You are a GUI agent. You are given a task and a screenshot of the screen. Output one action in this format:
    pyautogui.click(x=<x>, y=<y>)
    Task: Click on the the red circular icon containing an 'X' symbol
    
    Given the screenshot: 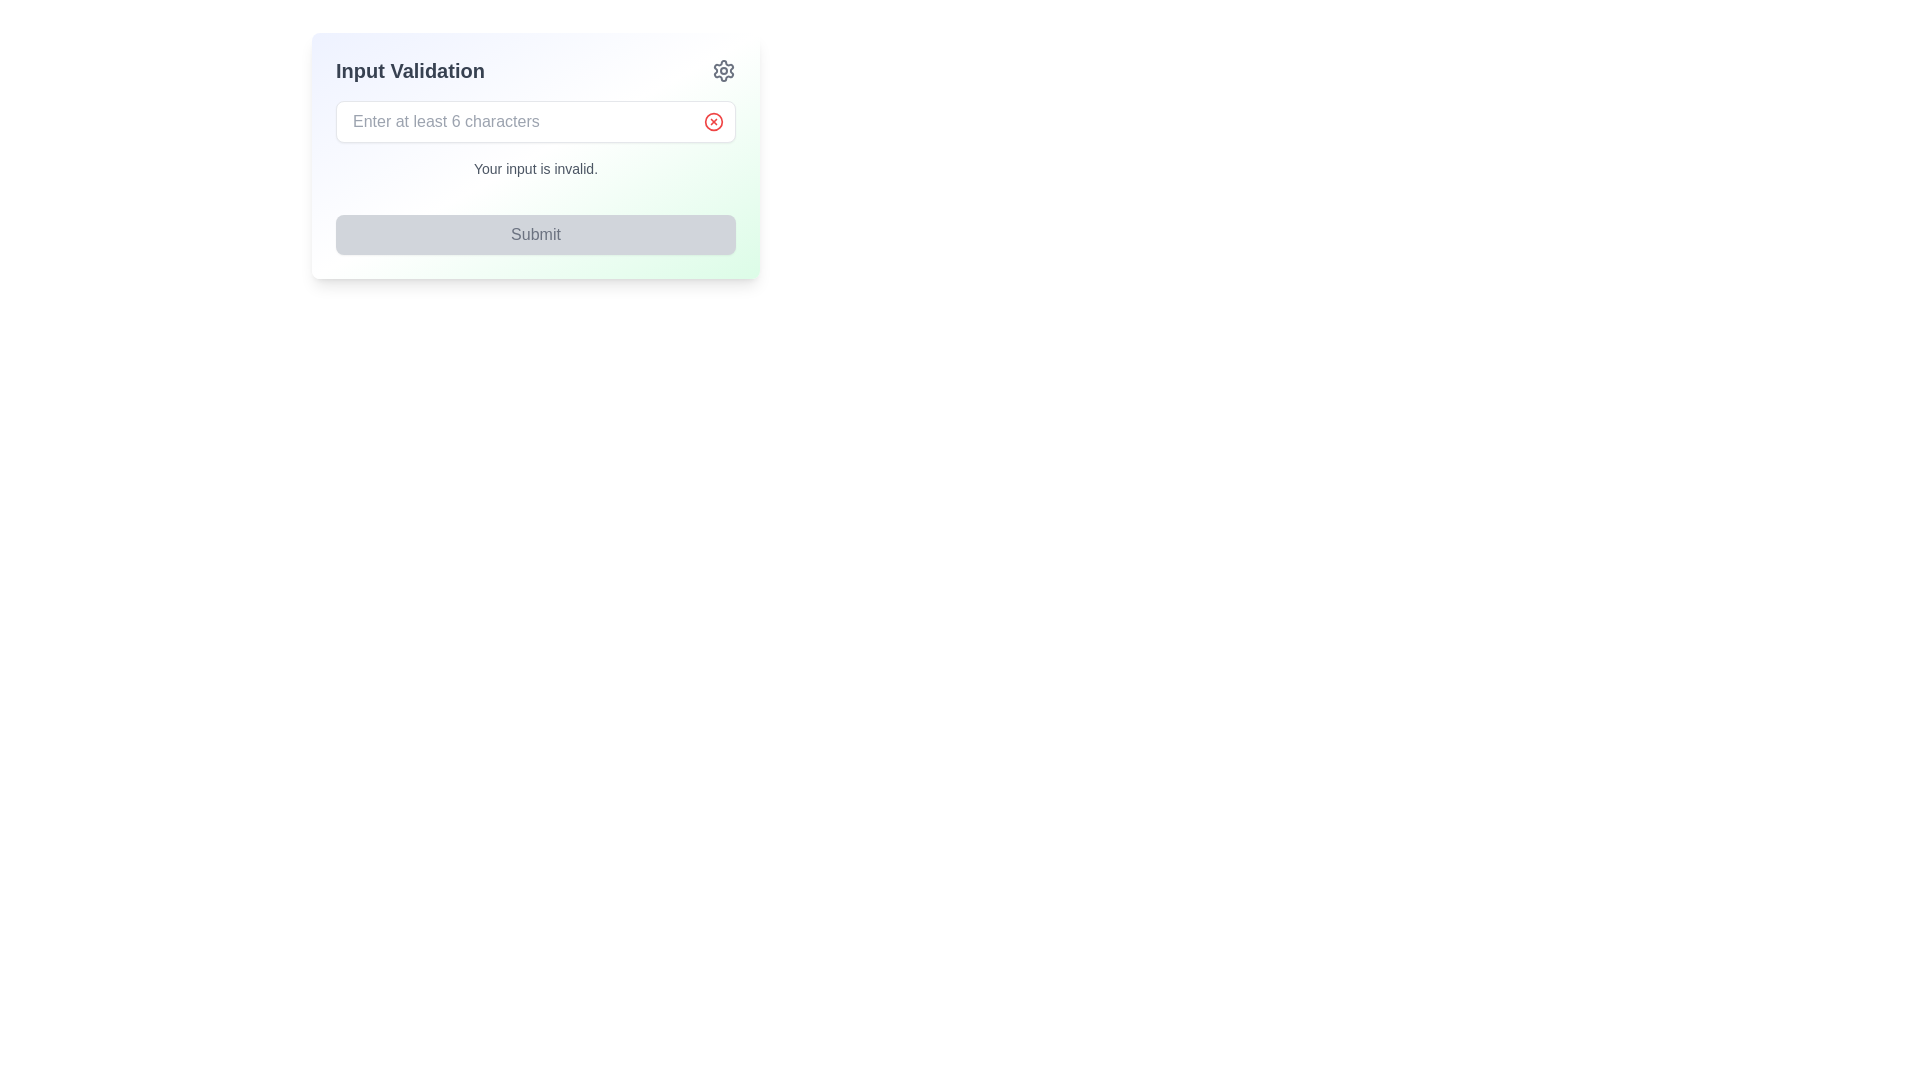 What is the action you would take?
    pyautogui.click(x=714, y=122)
    